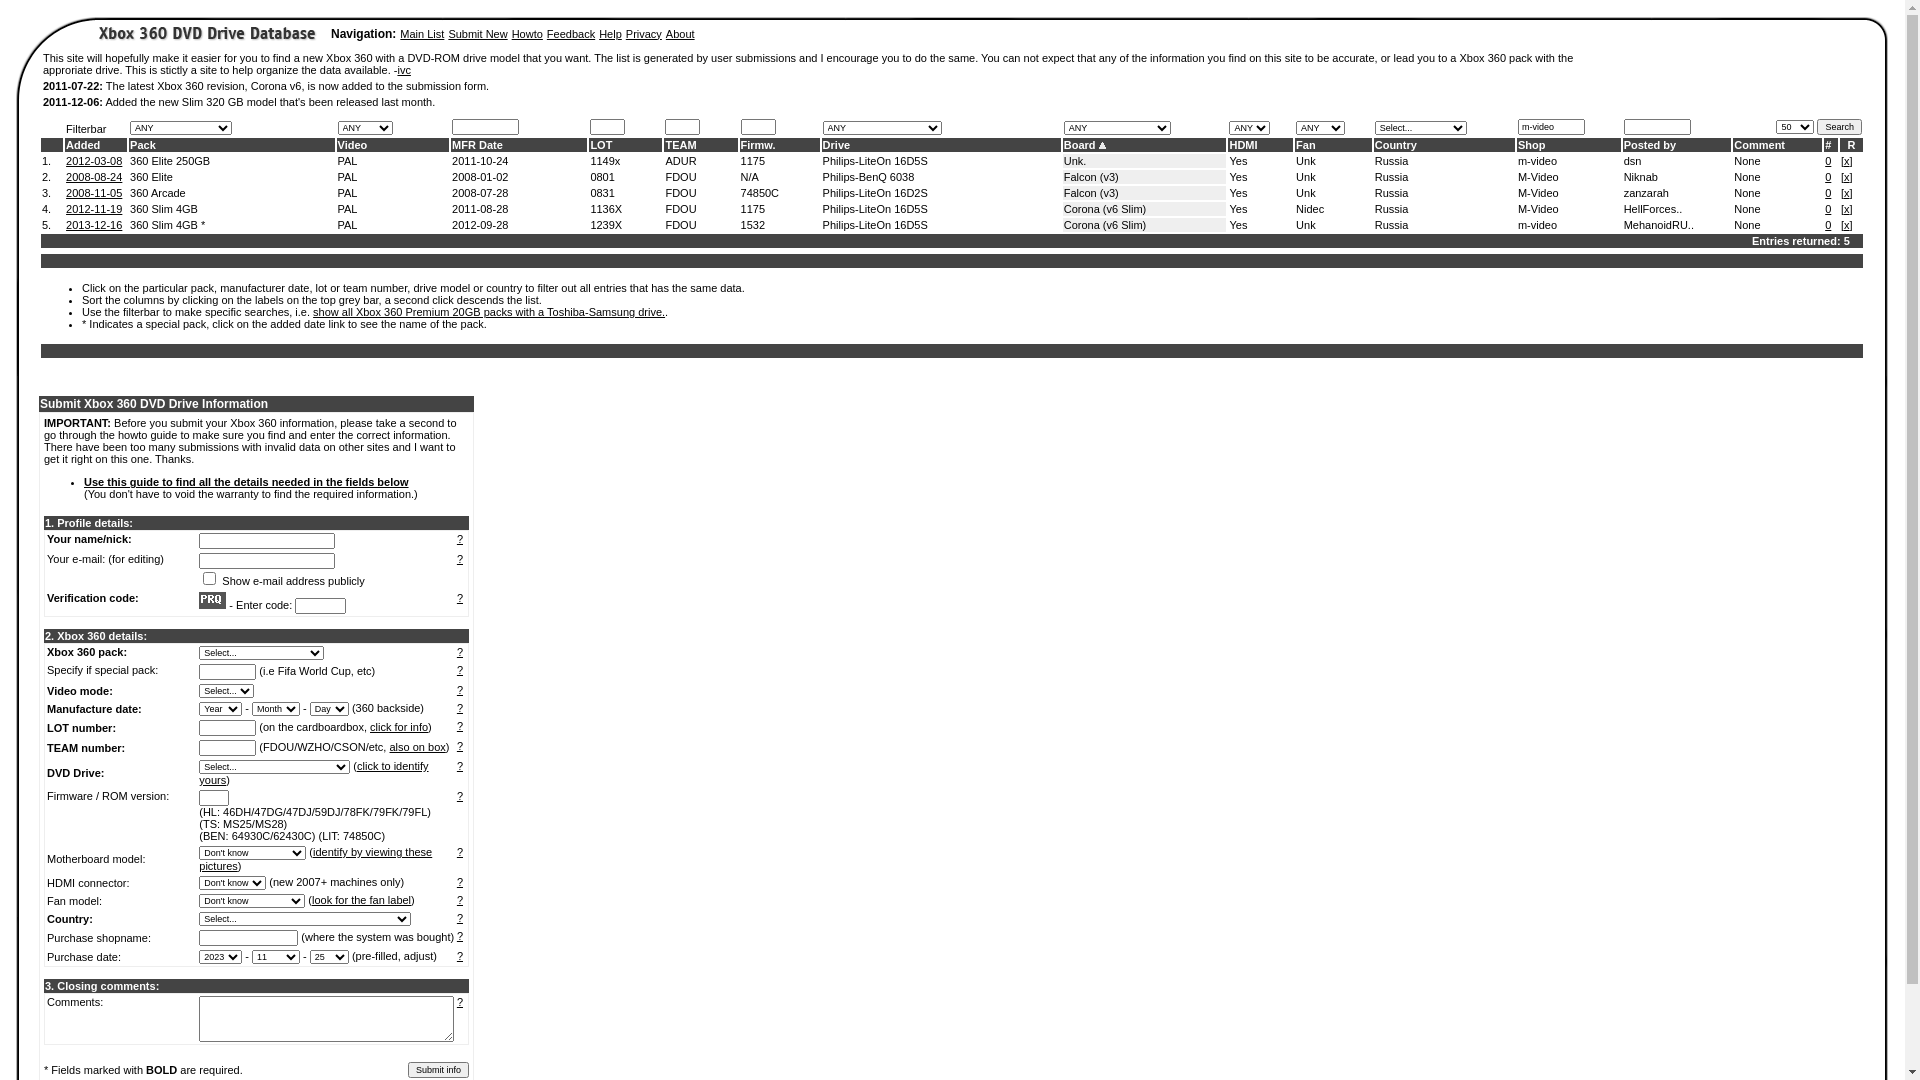 This screenshot has width=1920, height=1080. What do you see at coordinates (81, 144) in the screenshot?
I see `'Added'` at bounding box center [81, 144].